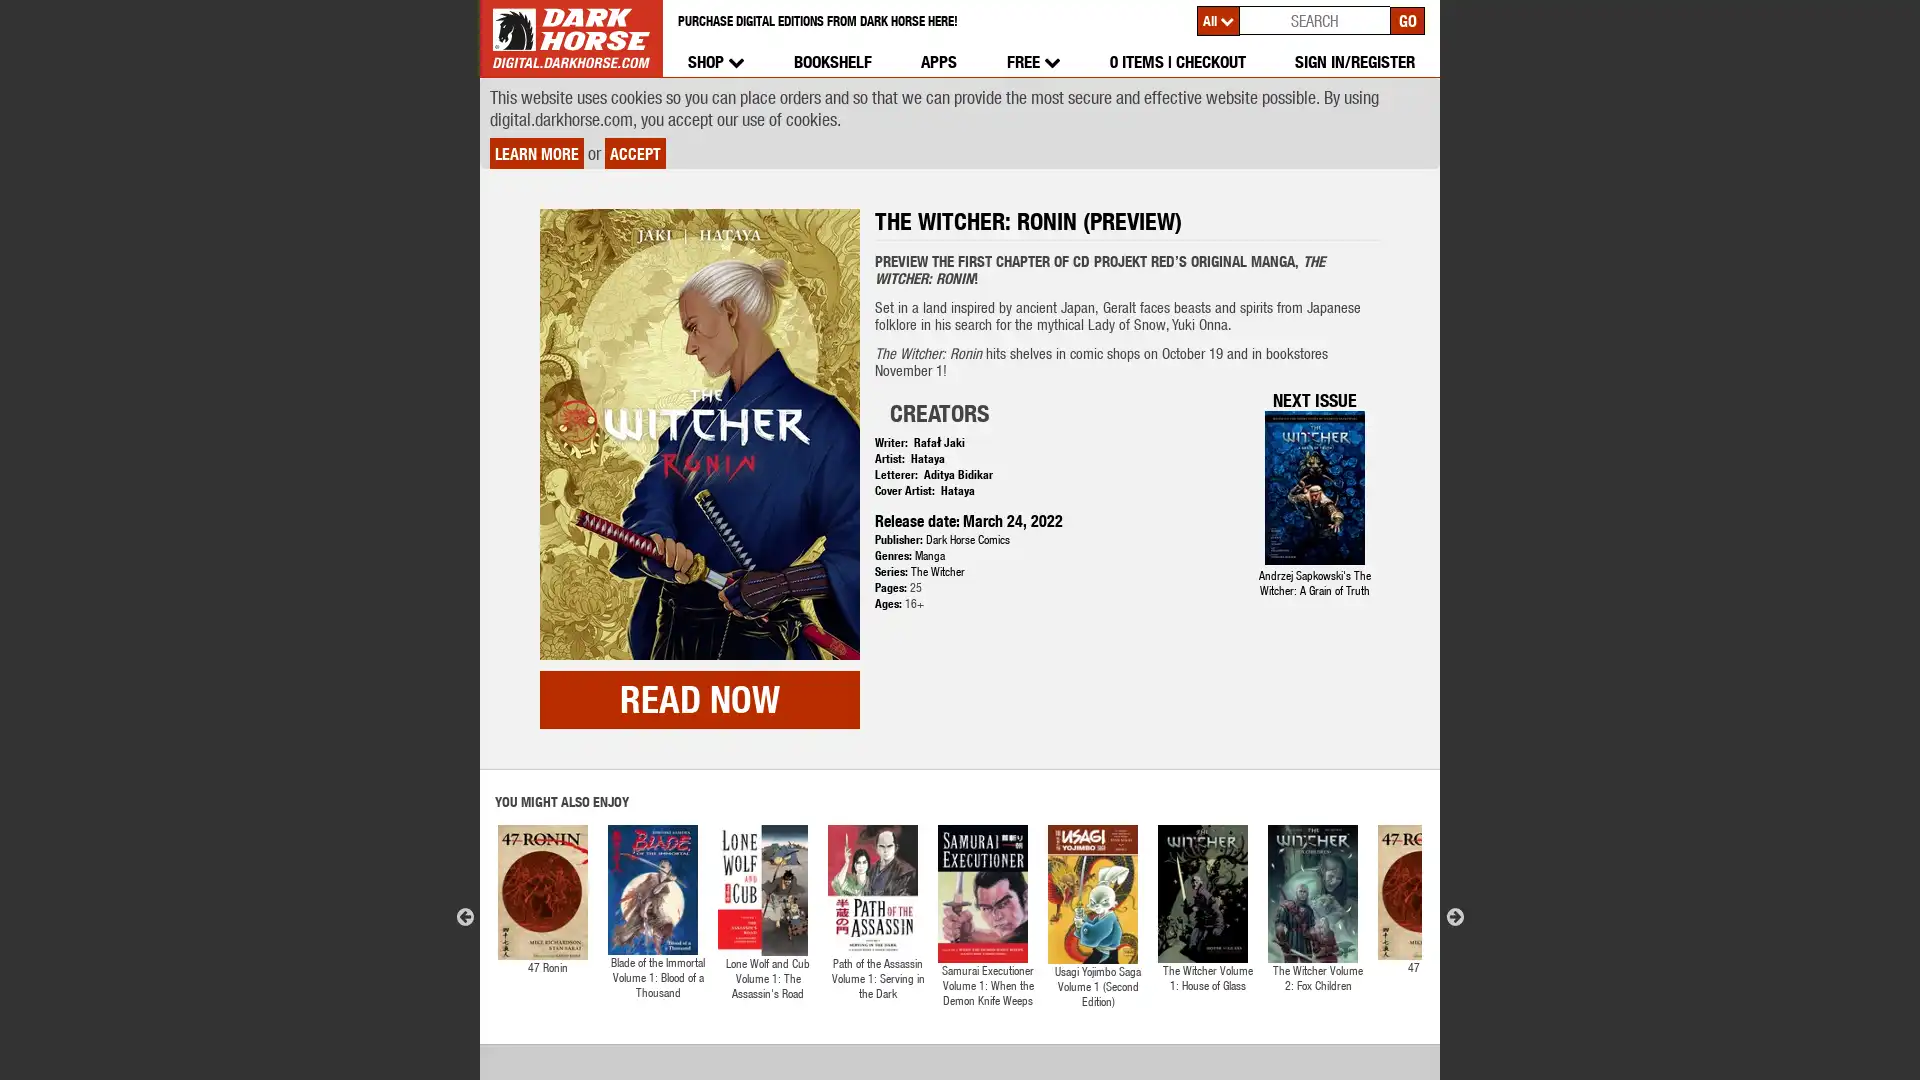  I want to click on Previous, so click(464, 825).